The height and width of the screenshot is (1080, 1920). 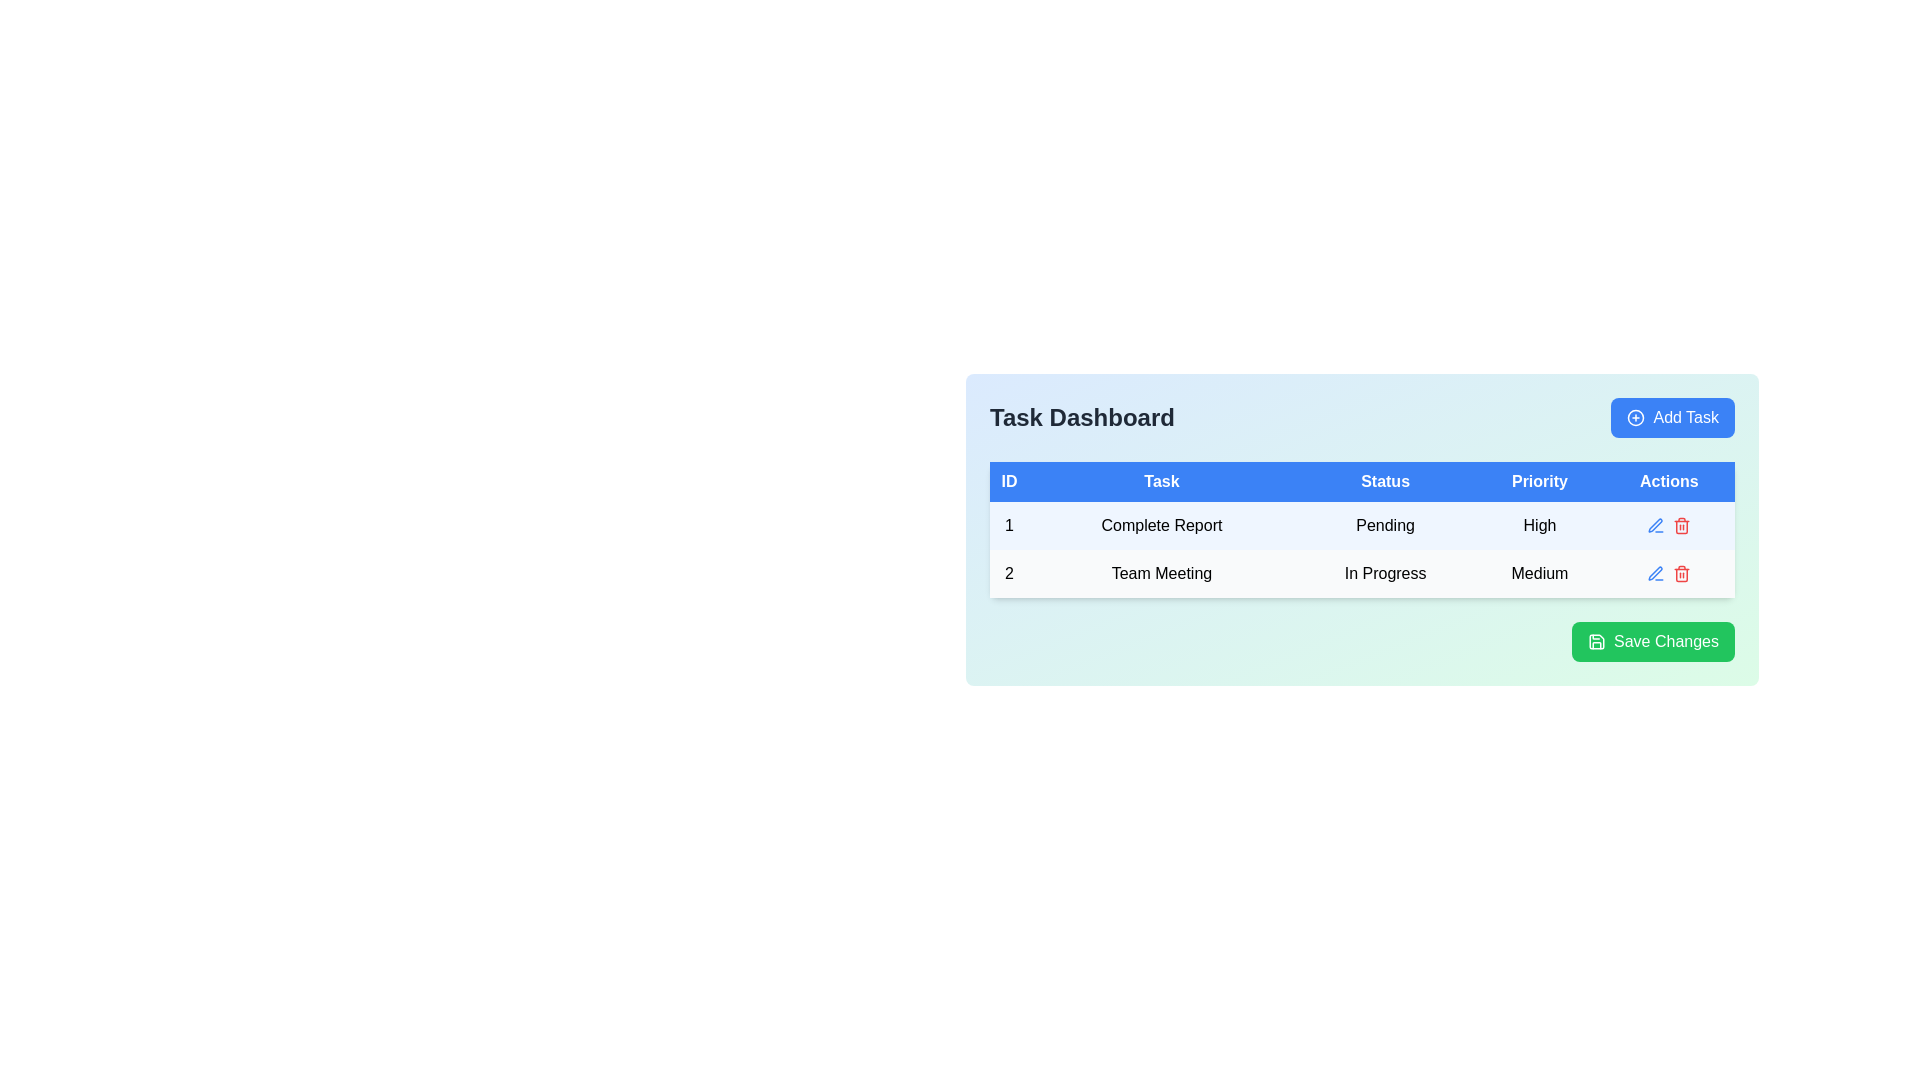 I want to click on the static text label displaying 'Medium' in the fourth column of the second row of the table under the 'Priority' section of the Team Meeting dashboard, so click(x=1539, y=574).